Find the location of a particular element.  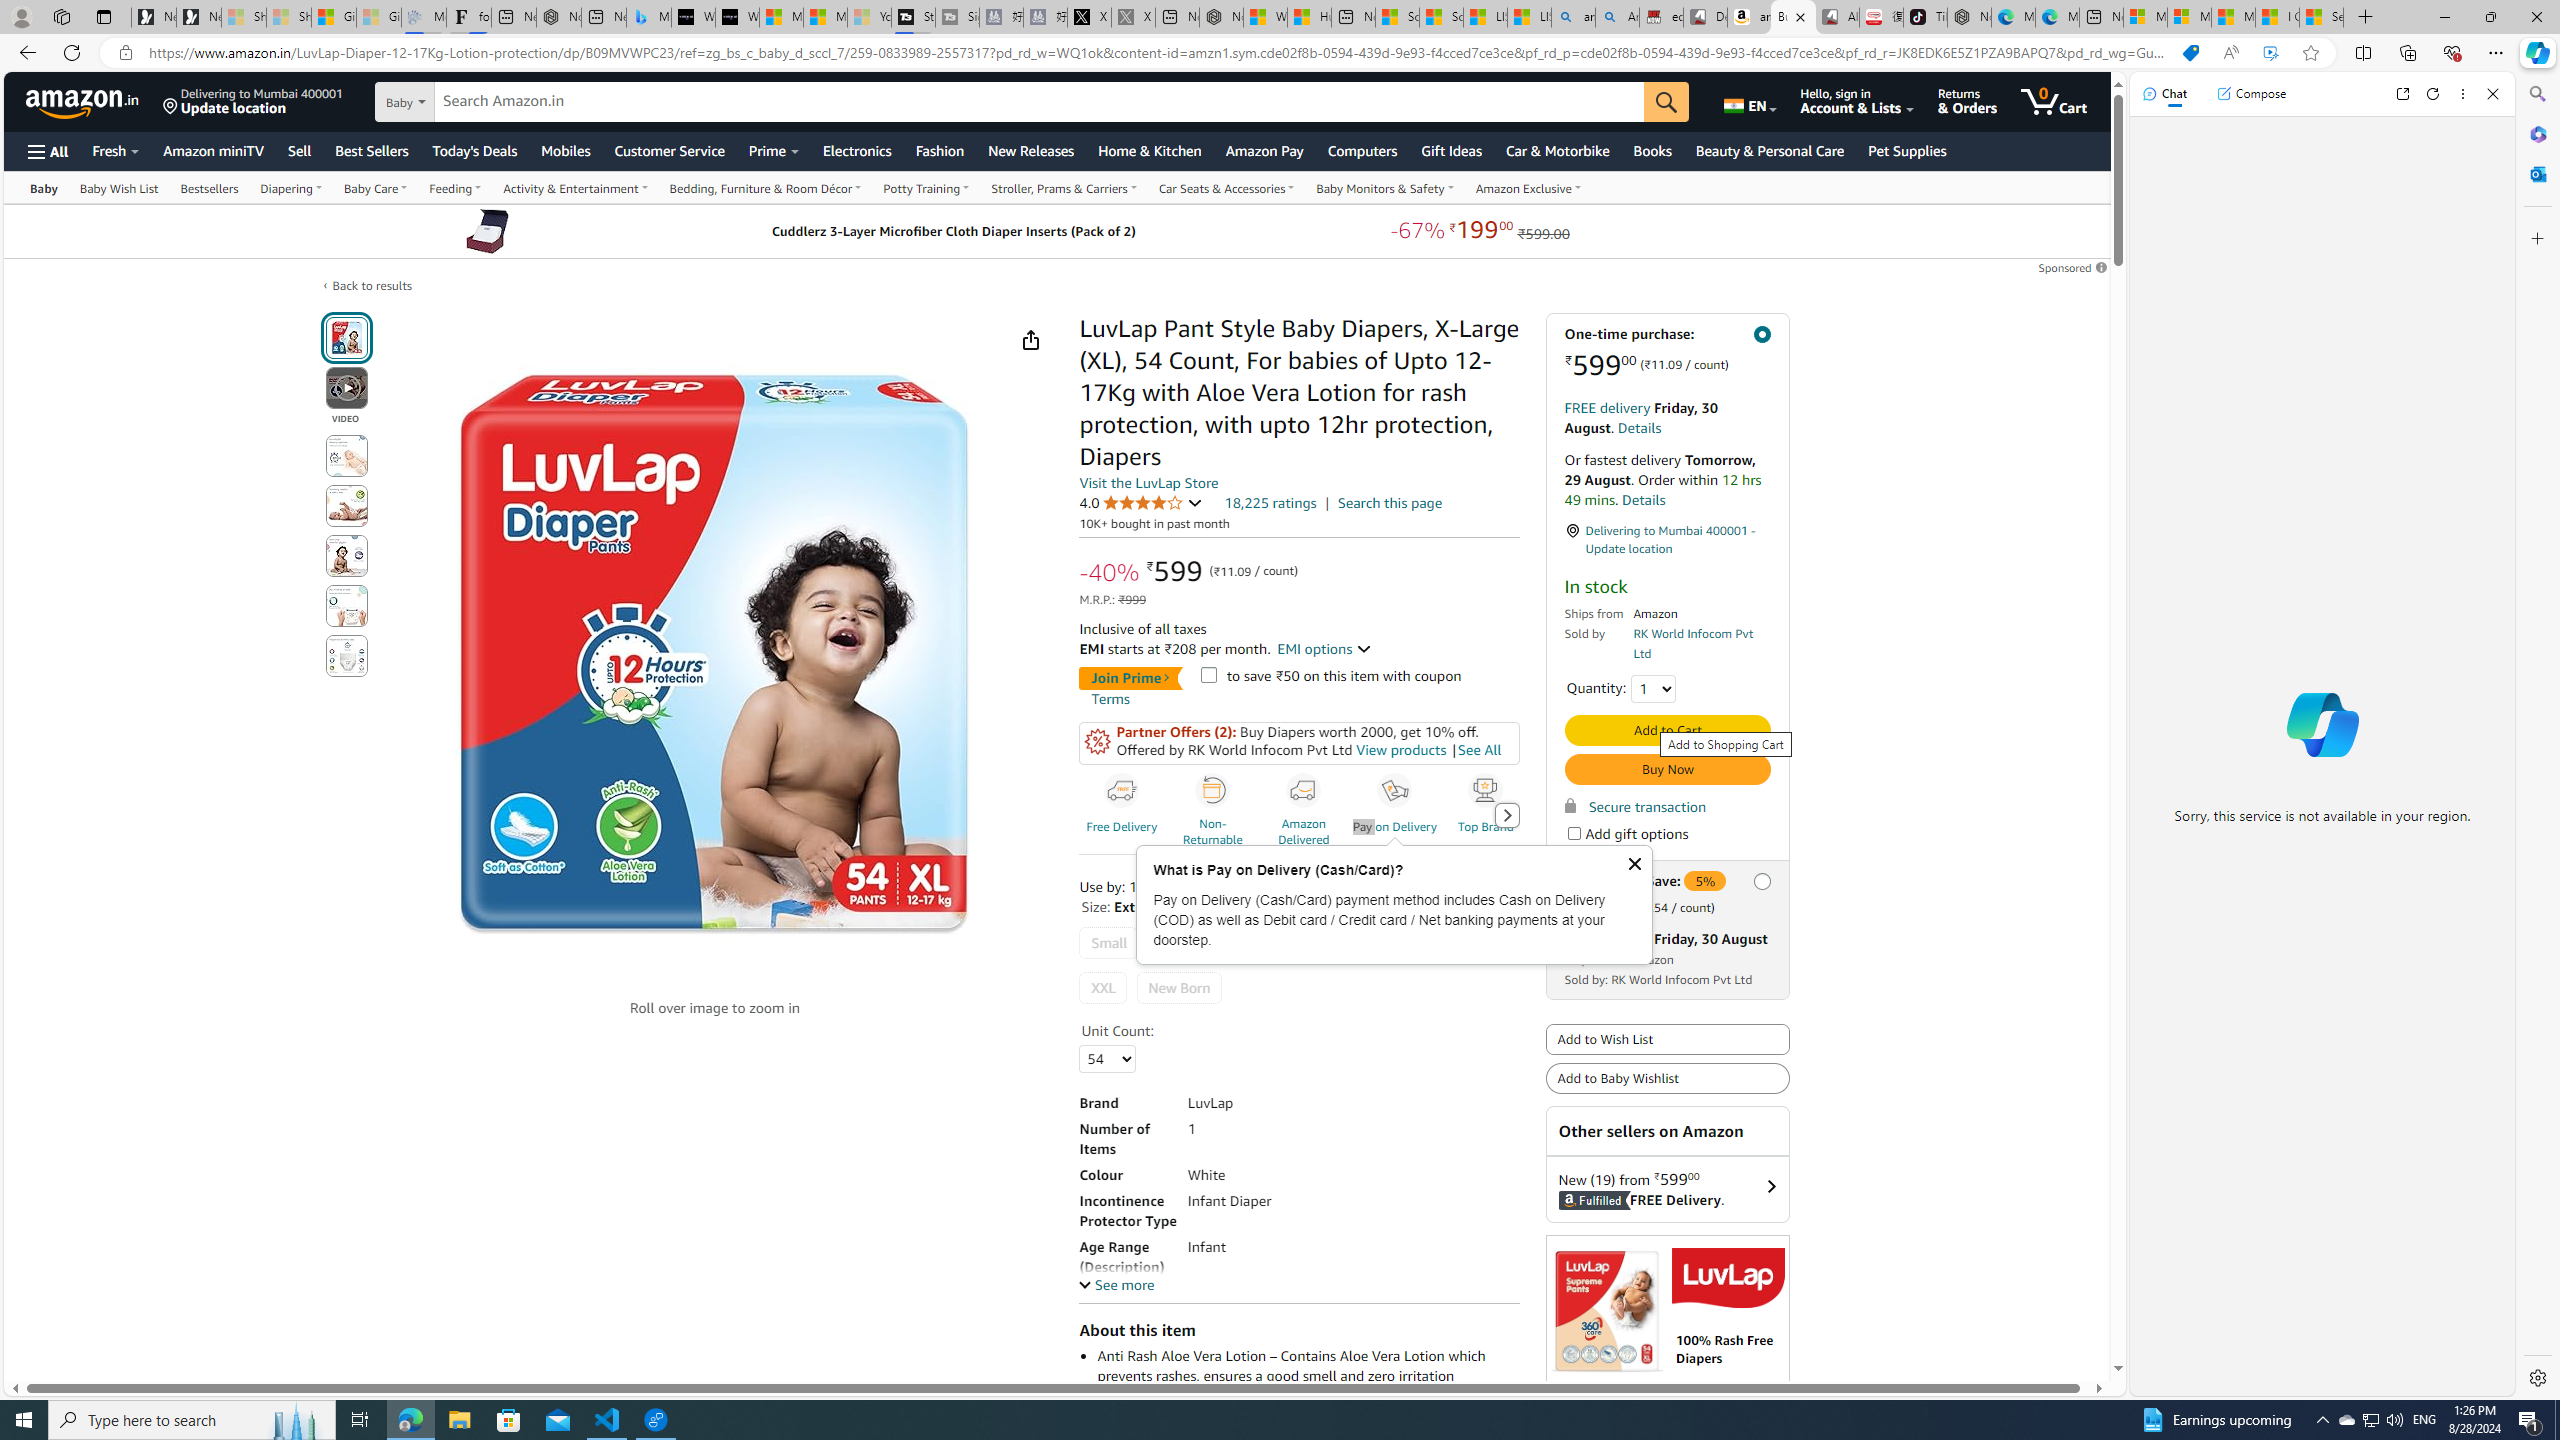

'Huge shark washes ashore at New York City beach | Watch' is located at coordinates (1308, 16).